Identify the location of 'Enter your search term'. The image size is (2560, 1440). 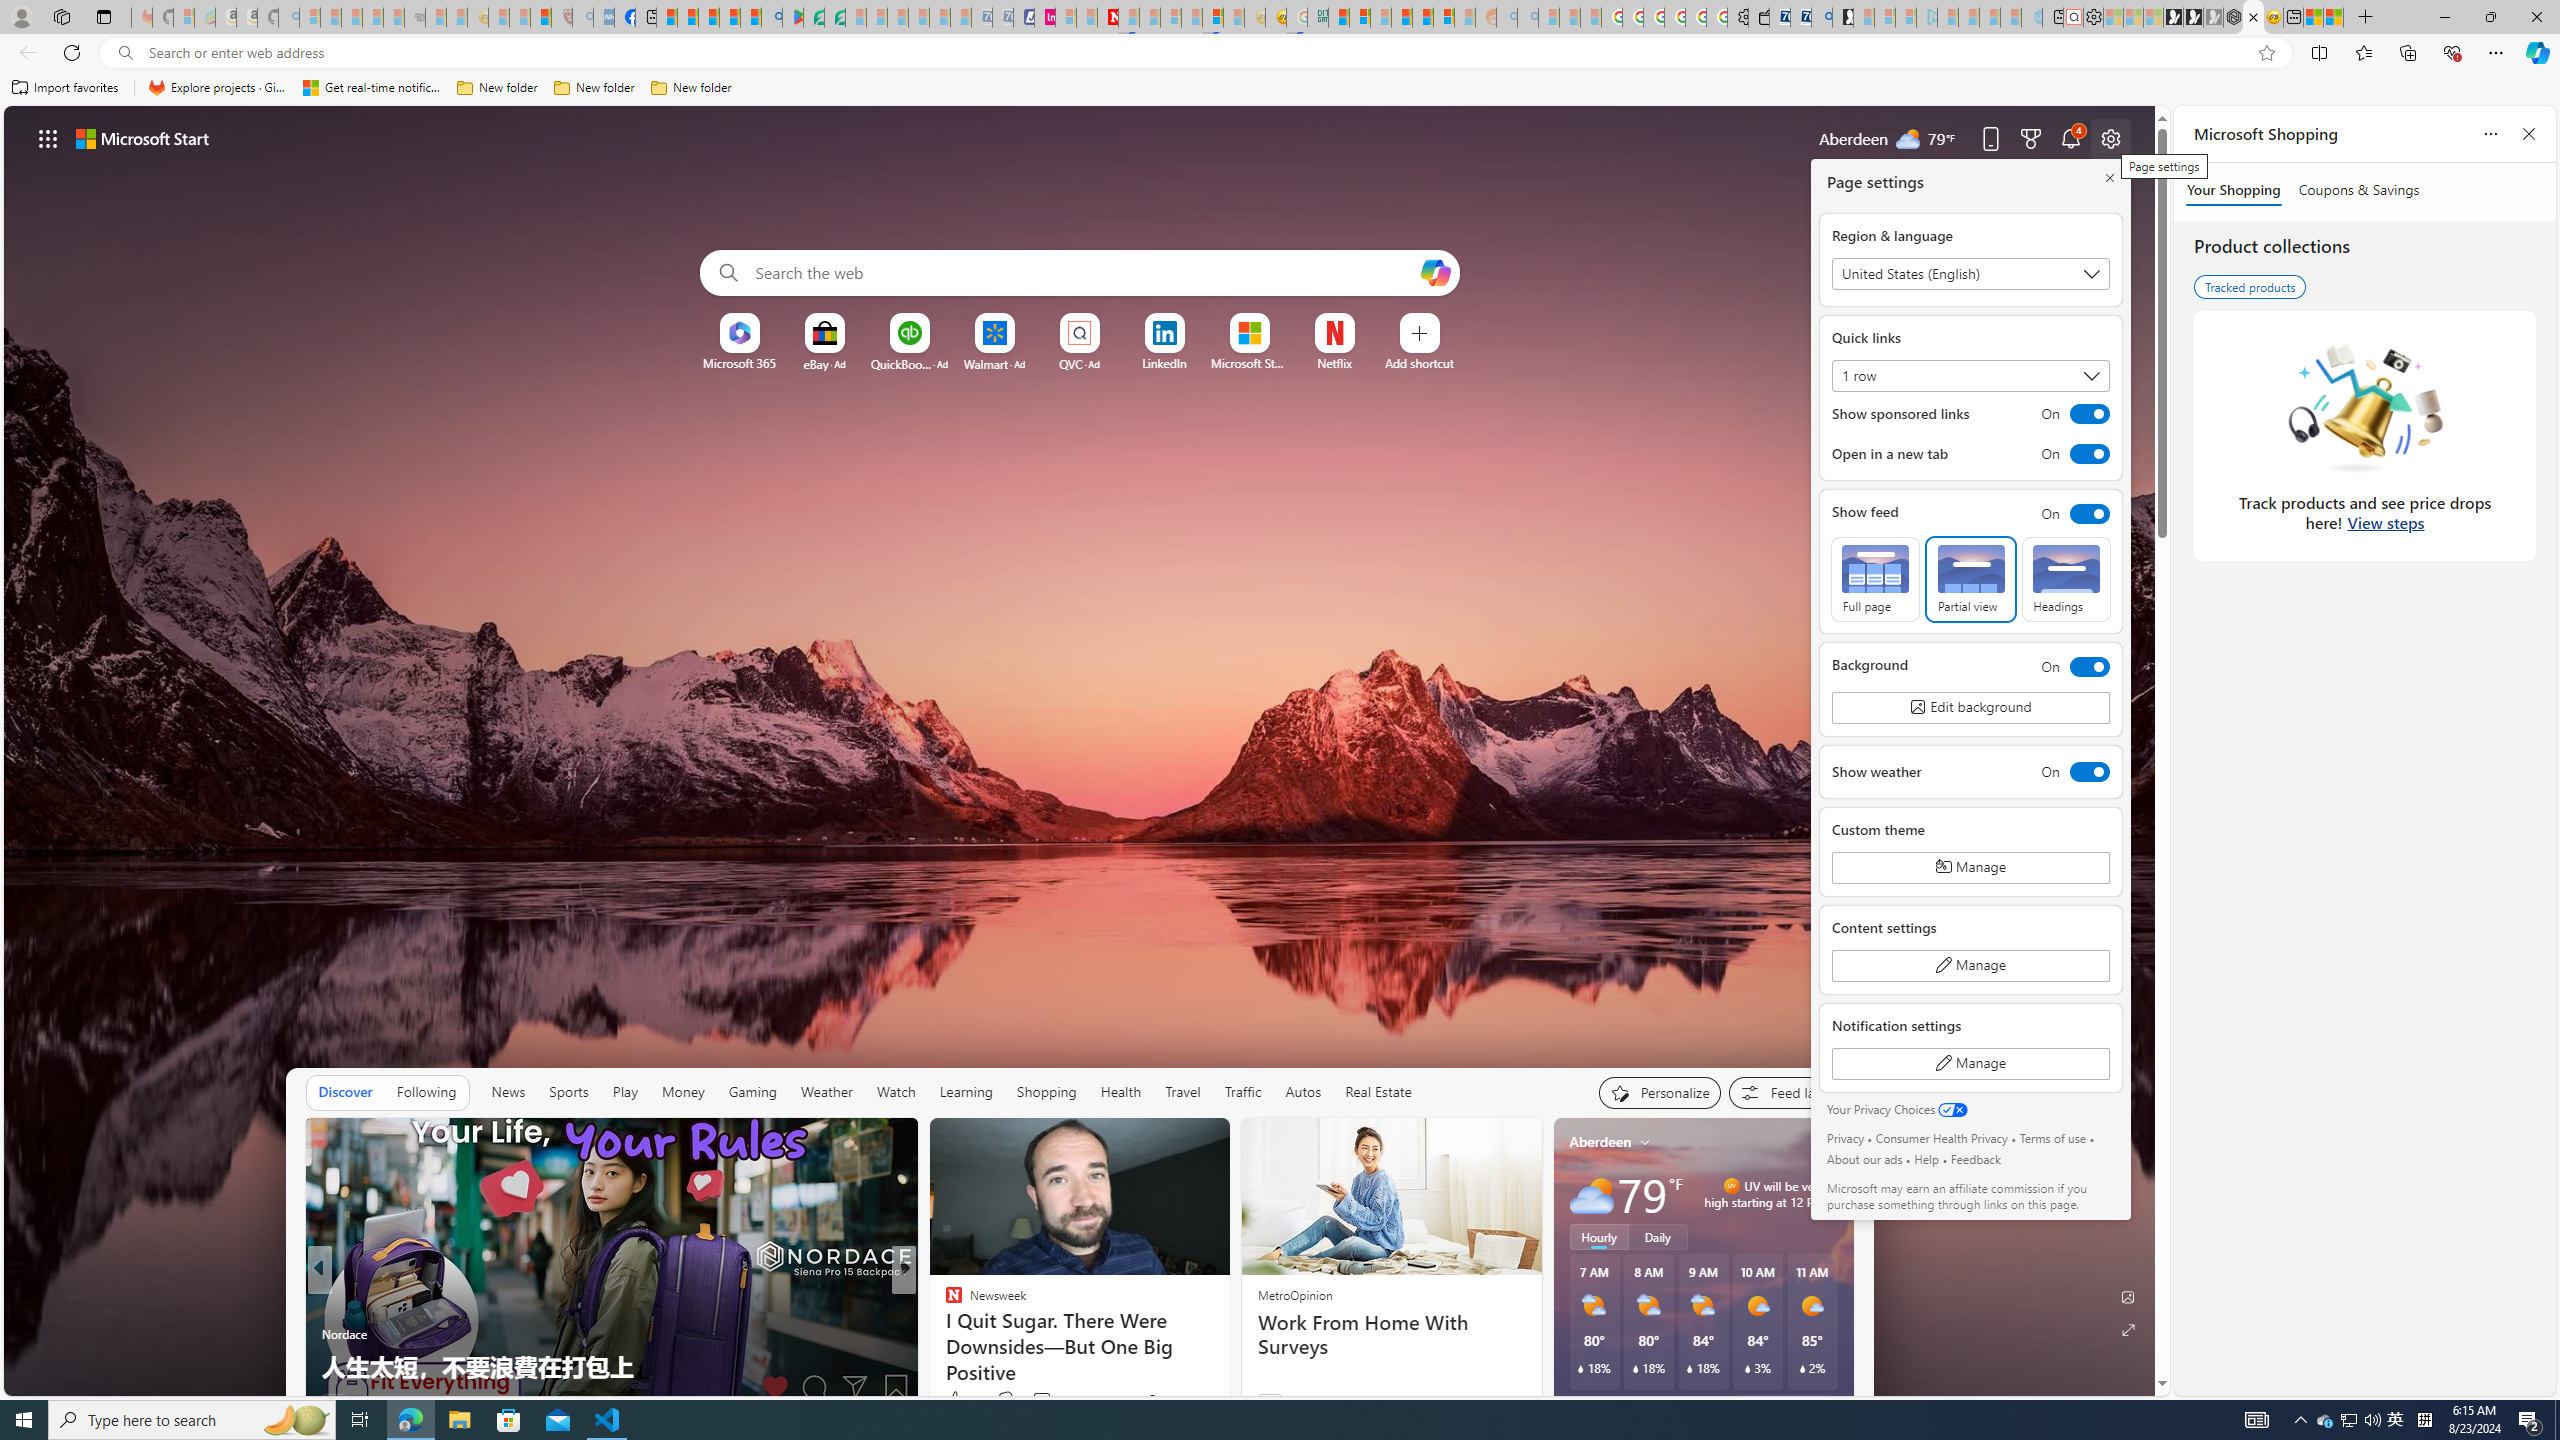
(1084, 272).